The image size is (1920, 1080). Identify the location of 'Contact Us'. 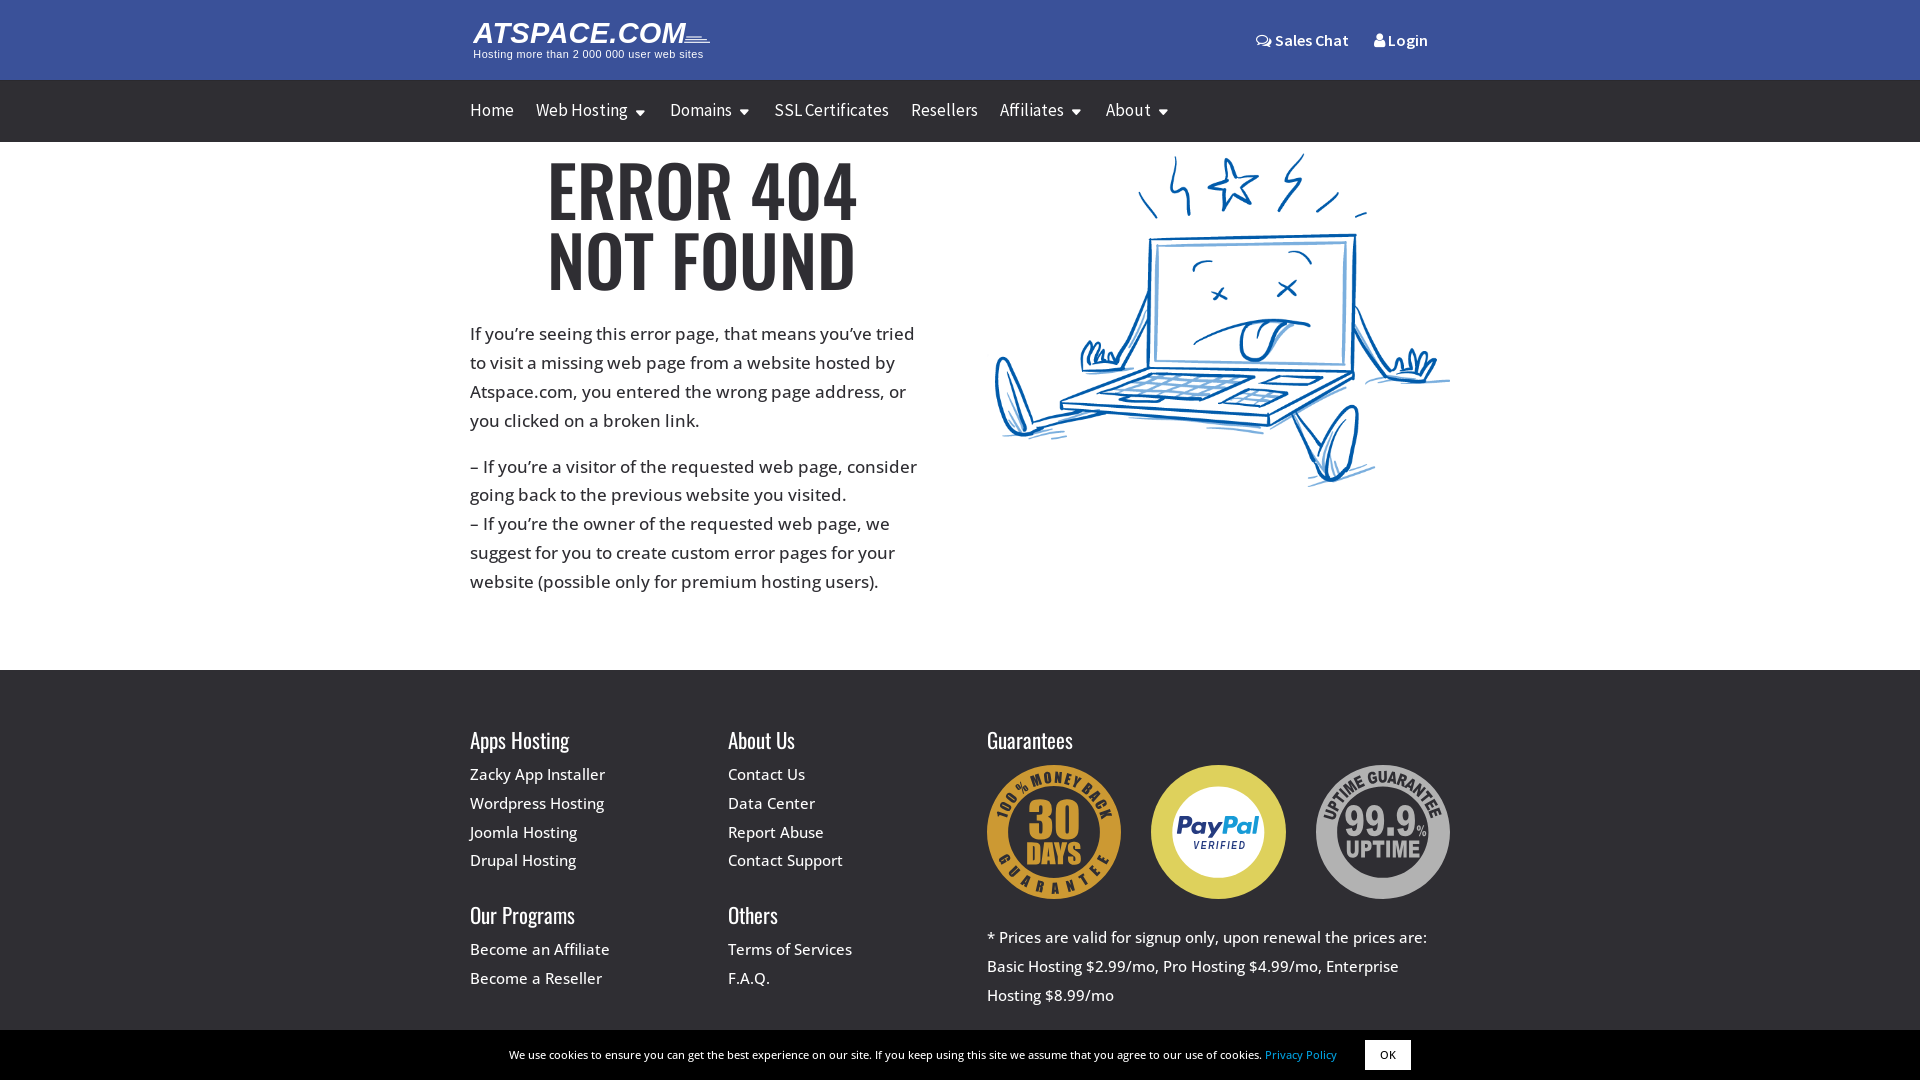
(727, 773).